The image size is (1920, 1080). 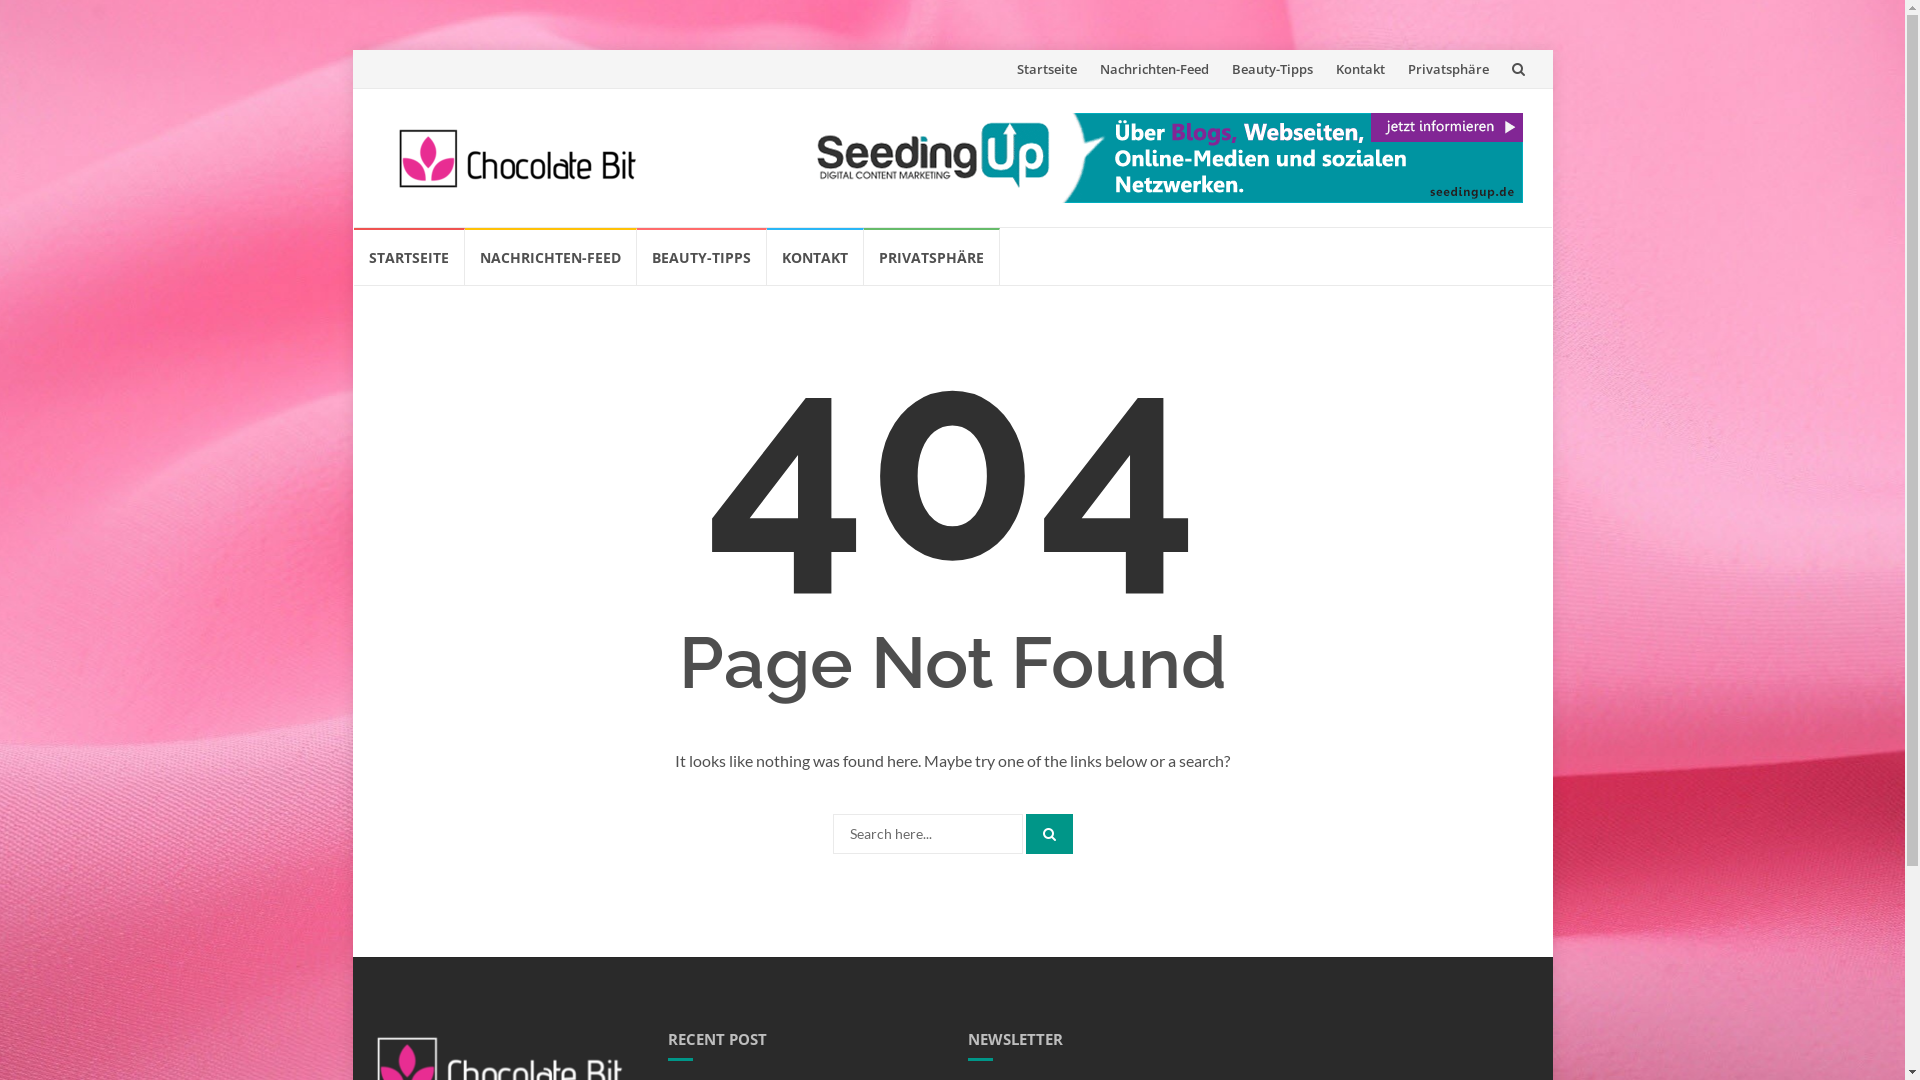 What do you see at coordinates (1006, 48) in the screenshot?
I see `'Skip to content'` at bounding box center [1006, 48].